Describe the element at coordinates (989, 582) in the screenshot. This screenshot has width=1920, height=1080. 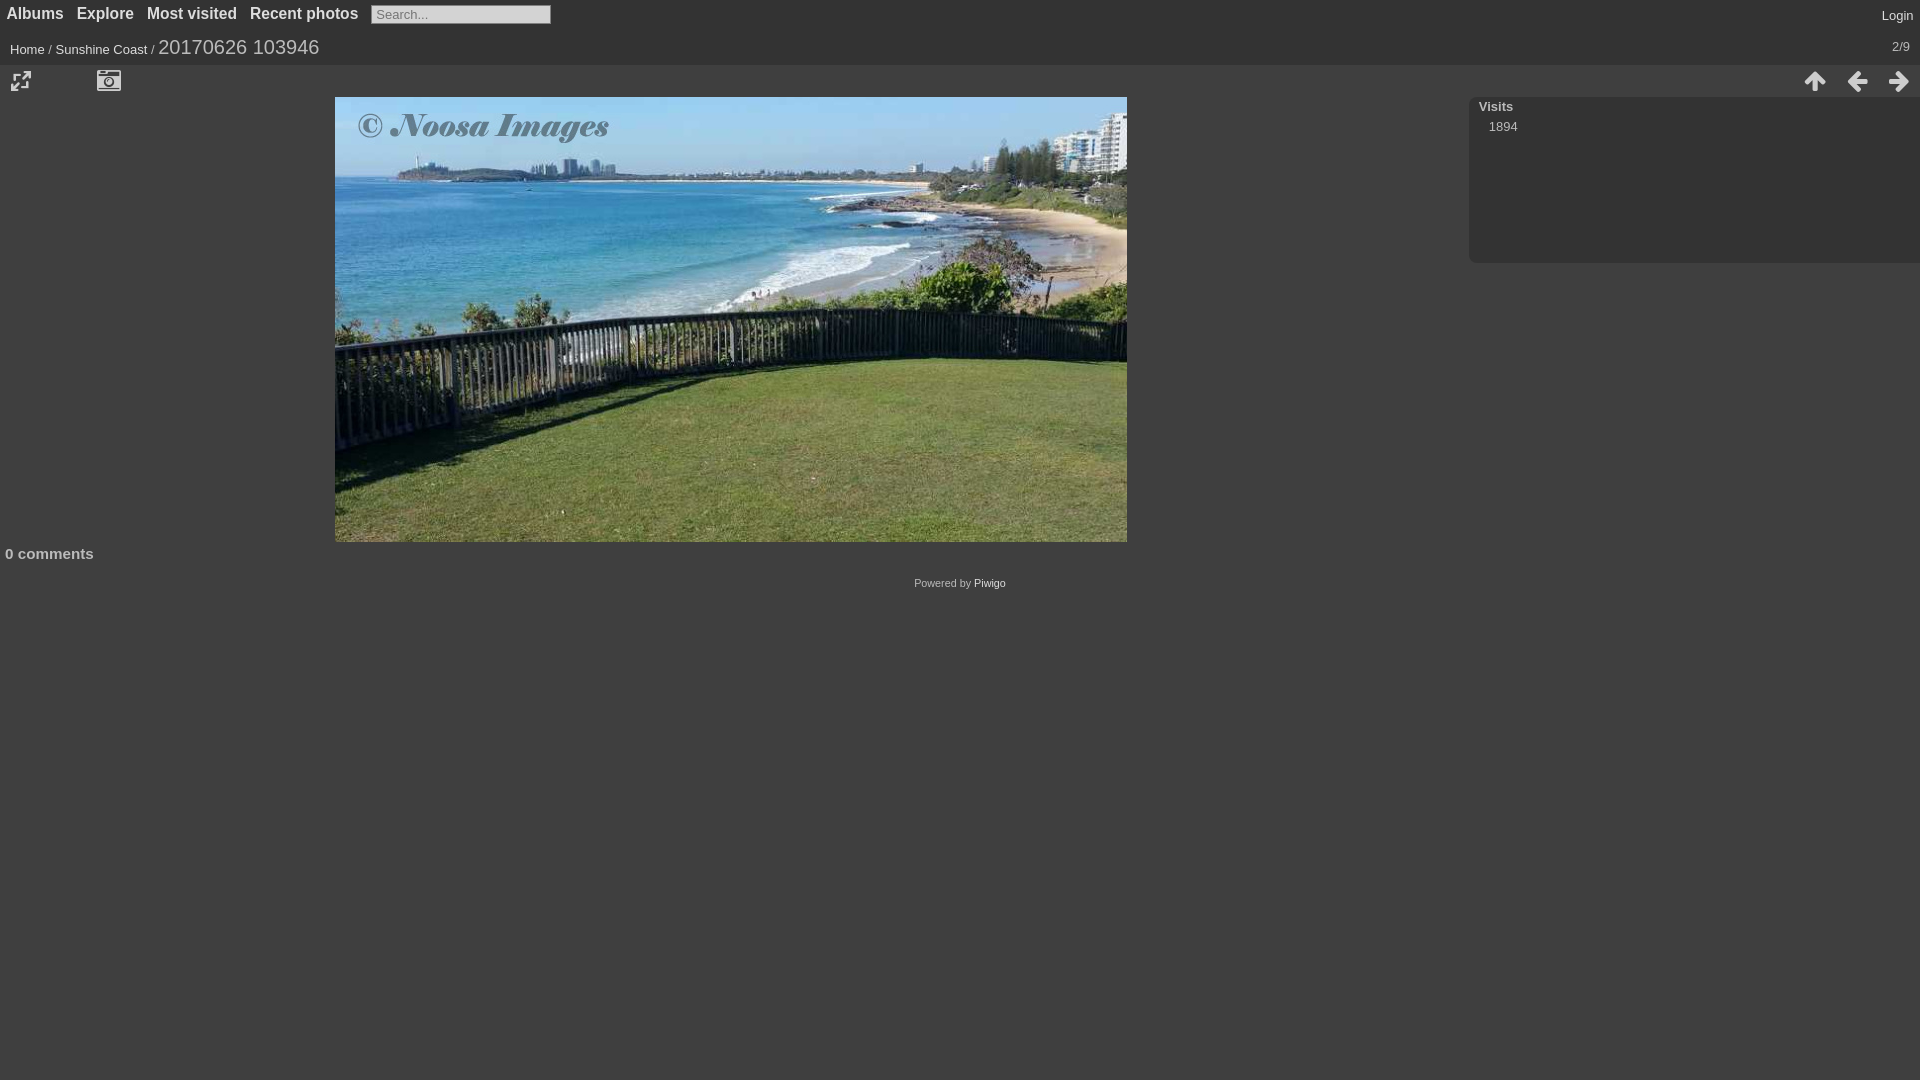
I see `'Piwigo'` at that location.